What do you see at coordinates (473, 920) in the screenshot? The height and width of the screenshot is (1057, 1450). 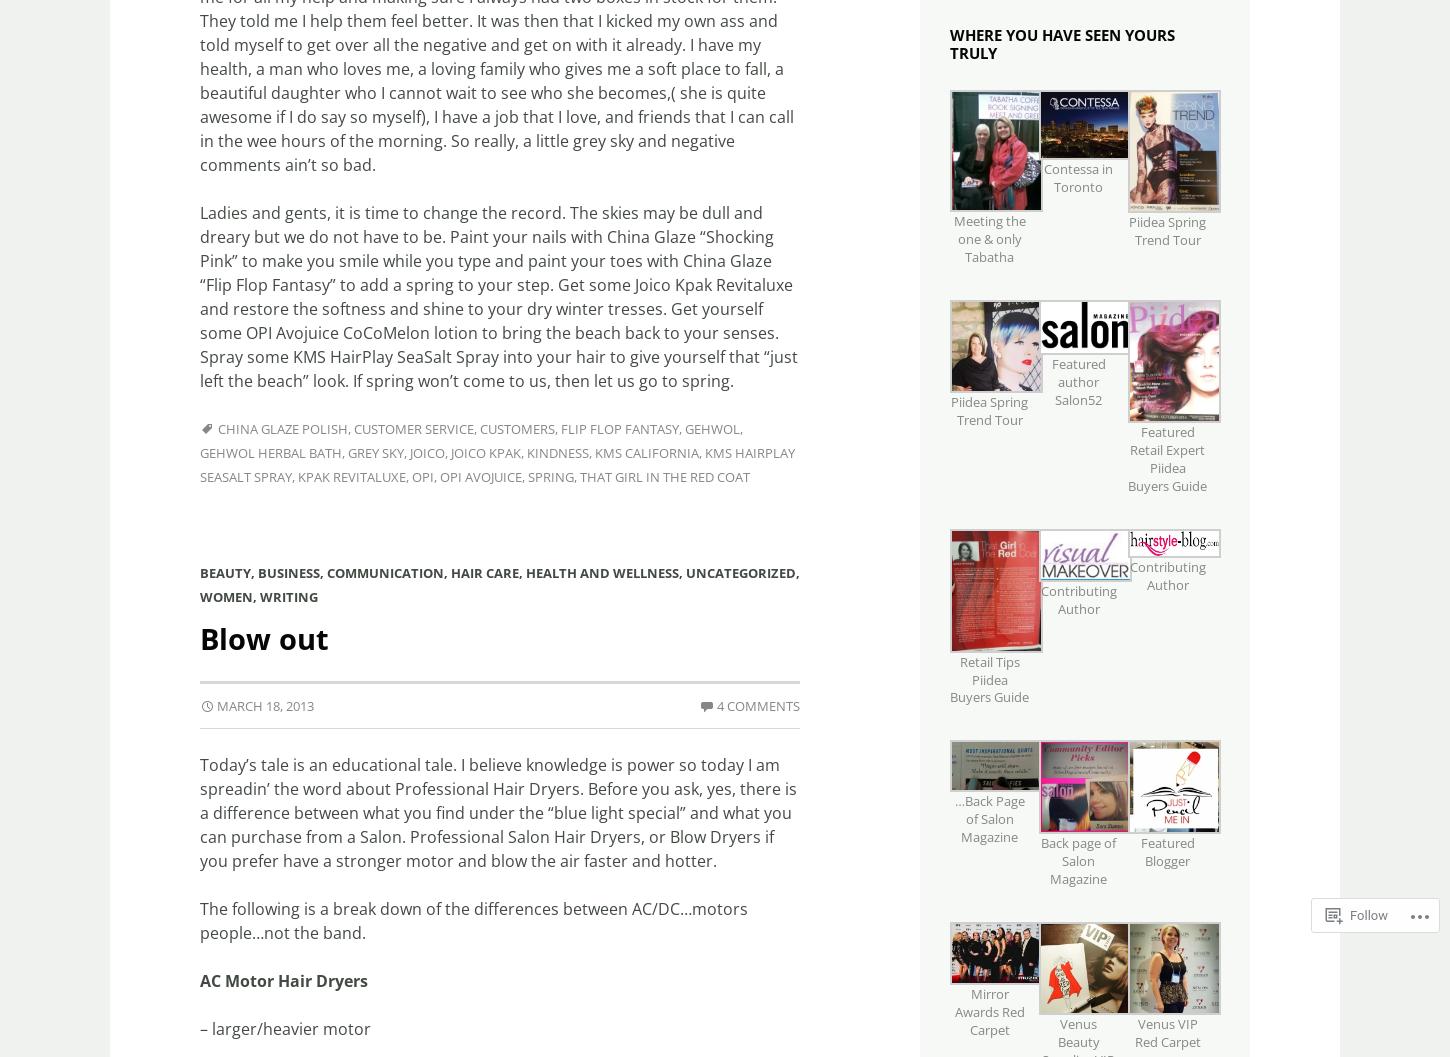 I see `'The following is a break down of the differences between AC/DC…motors people…not the band.'` at bounding box center [473, 920].